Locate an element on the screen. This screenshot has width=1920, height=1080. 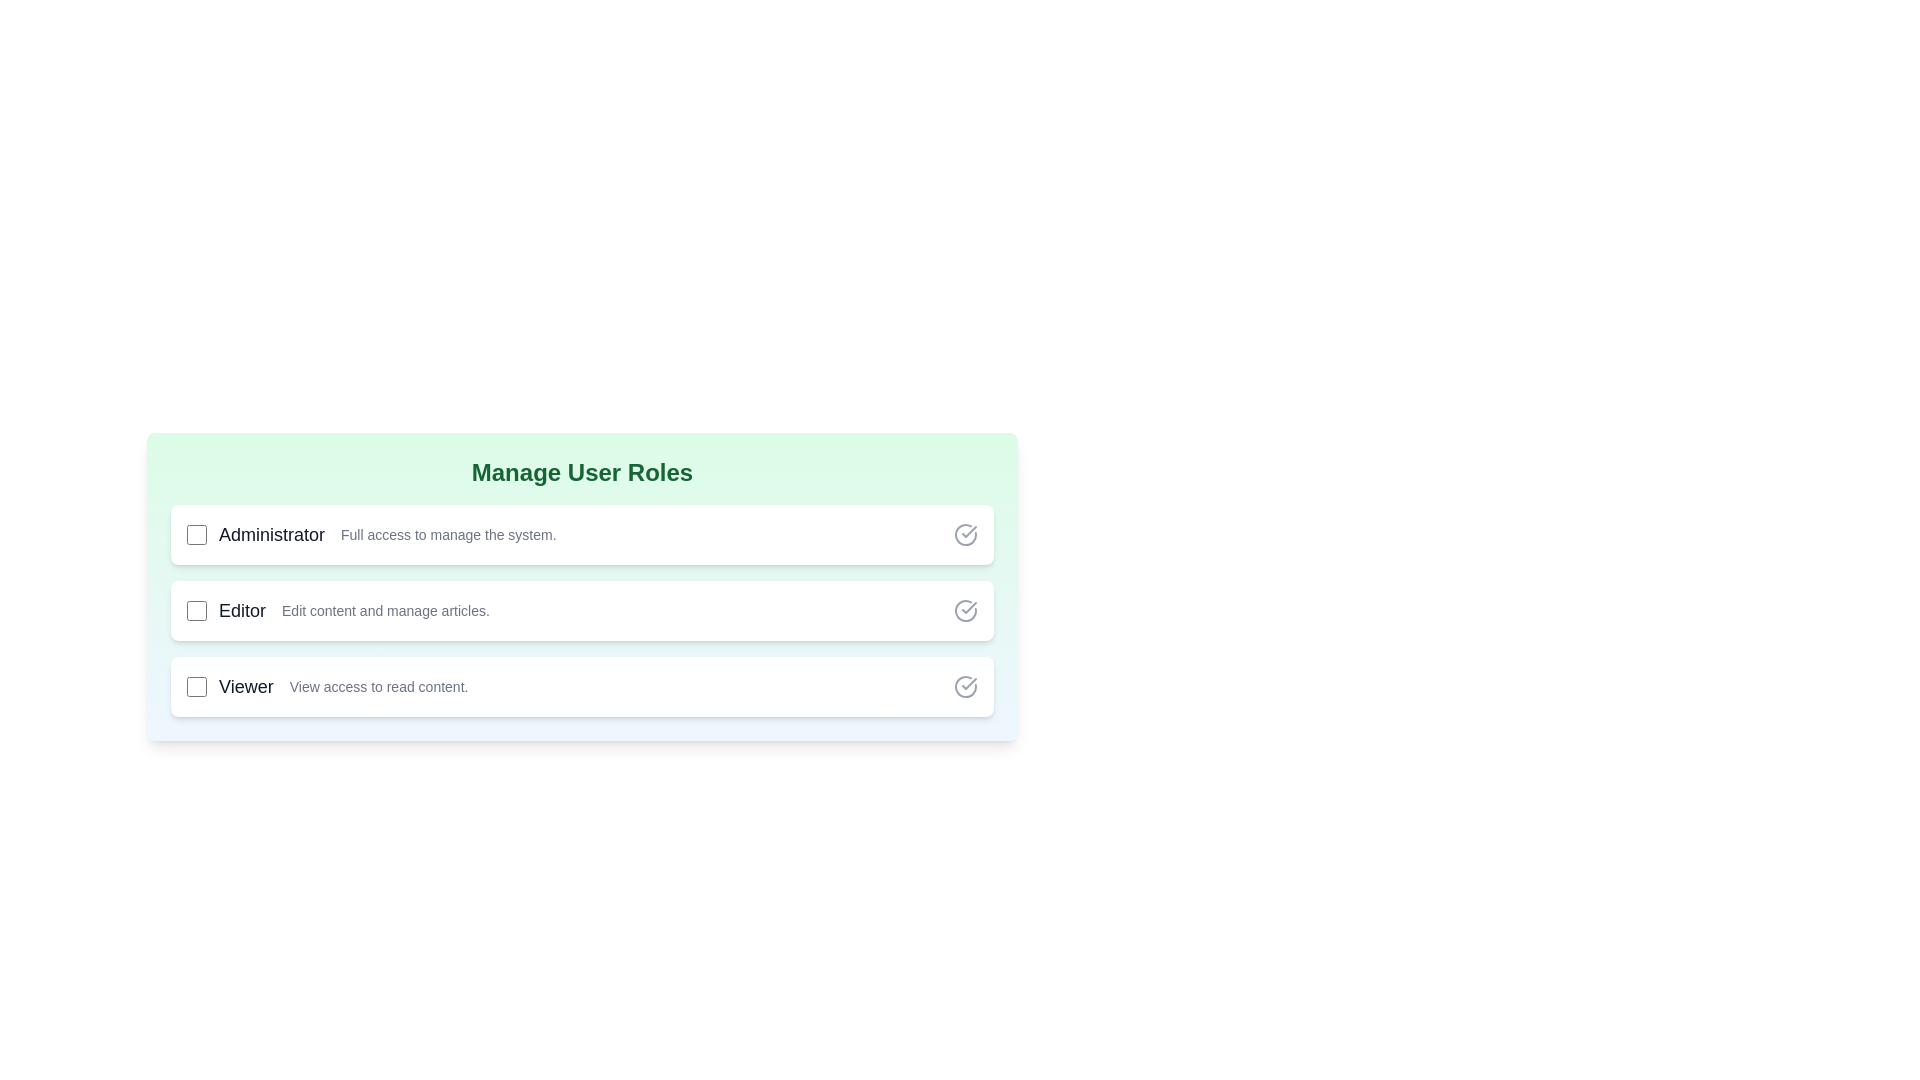
the text of the role Viewer to highlight it is located at coordinates (244, 685).